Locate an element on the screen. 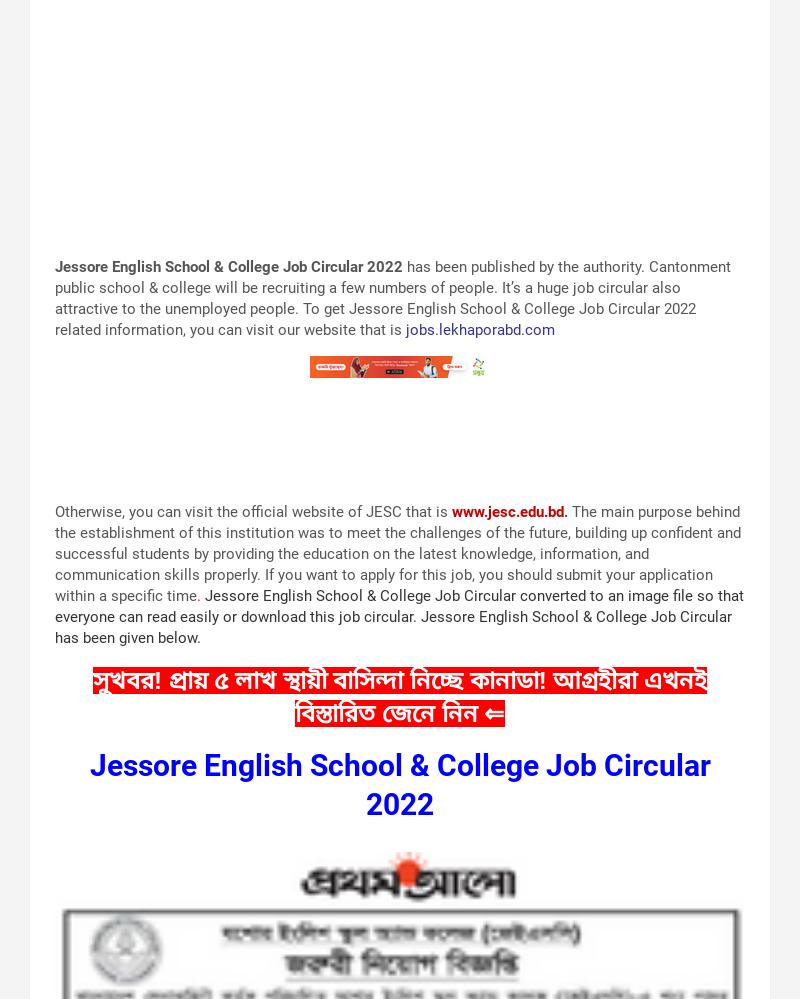 This screenshot has height=999, width=800. 'converted to an image file so that everyone can read easily or download this job circular. Jessore English School & College Job Circular has been given below.' is located at coordinates (398, 614).